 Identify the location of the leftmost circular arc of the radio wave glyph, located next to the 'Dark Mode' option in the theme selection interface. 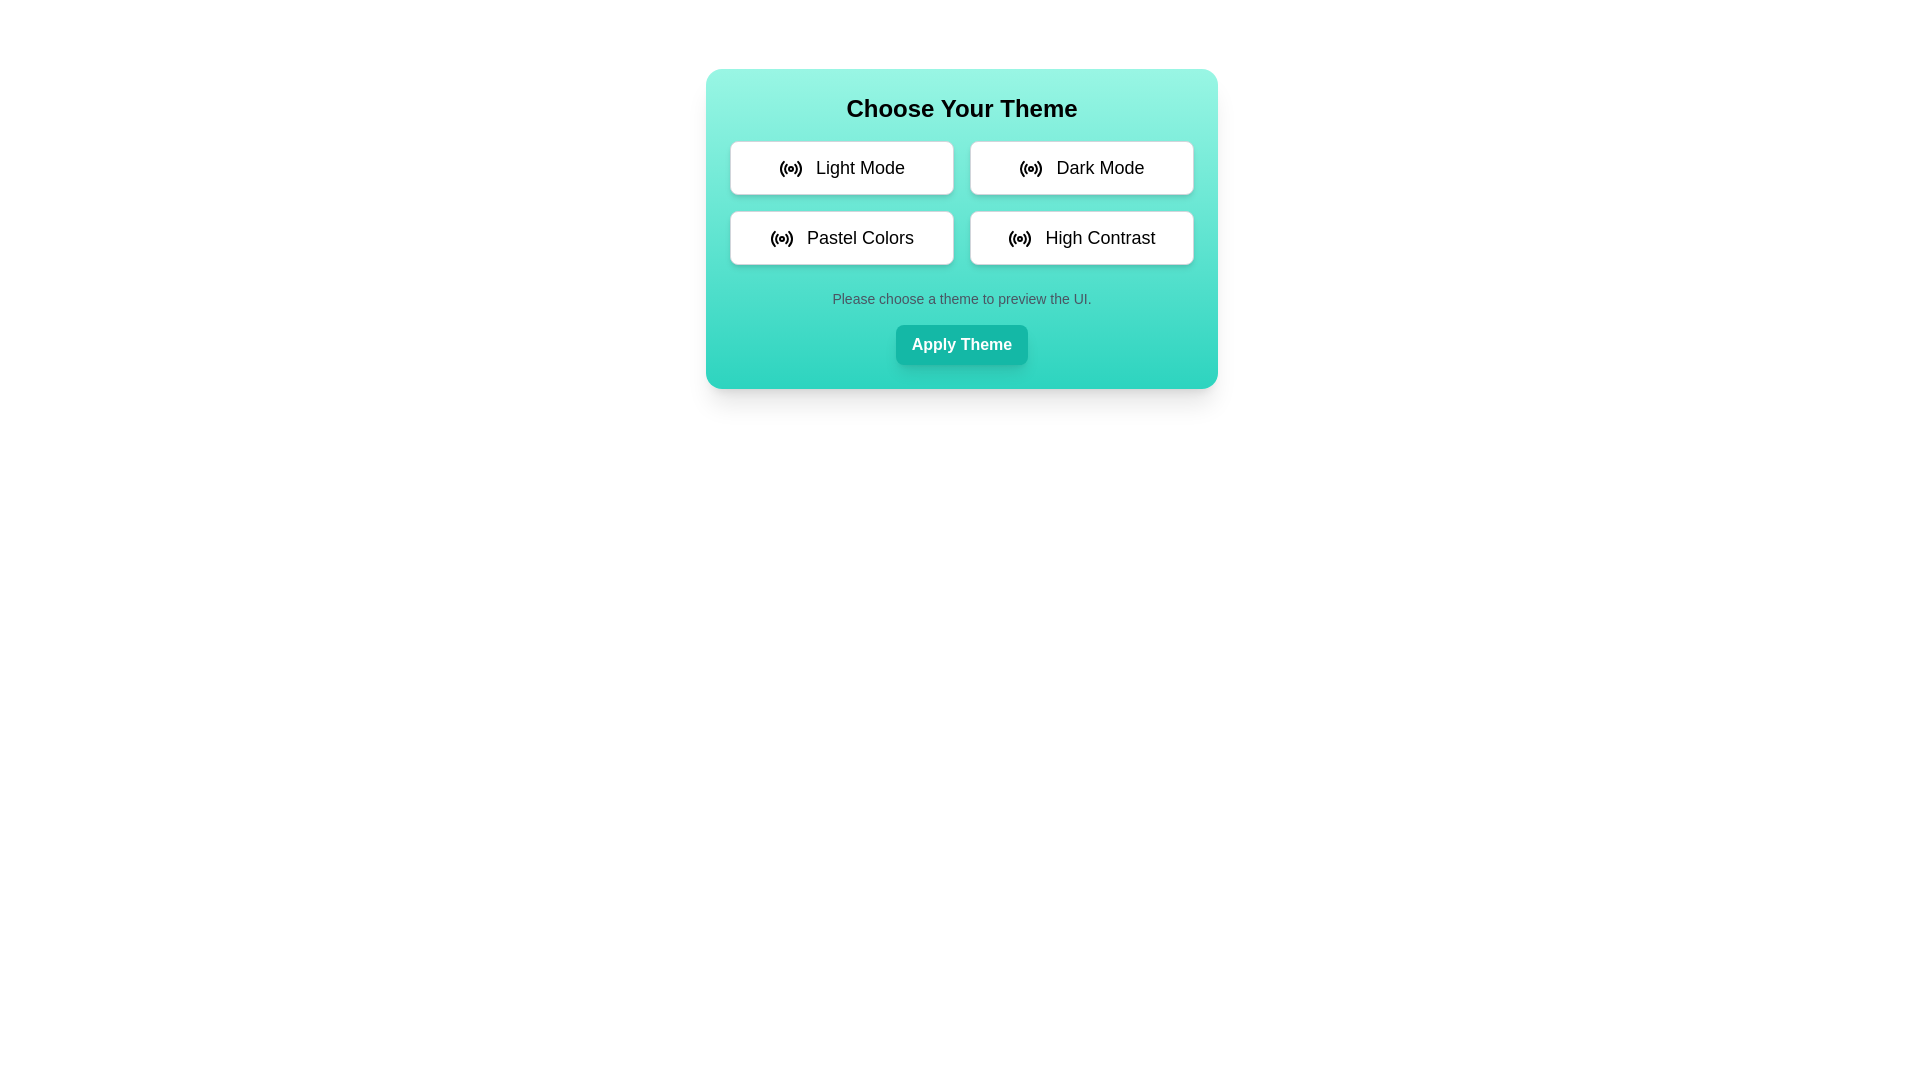
(1022, 168).